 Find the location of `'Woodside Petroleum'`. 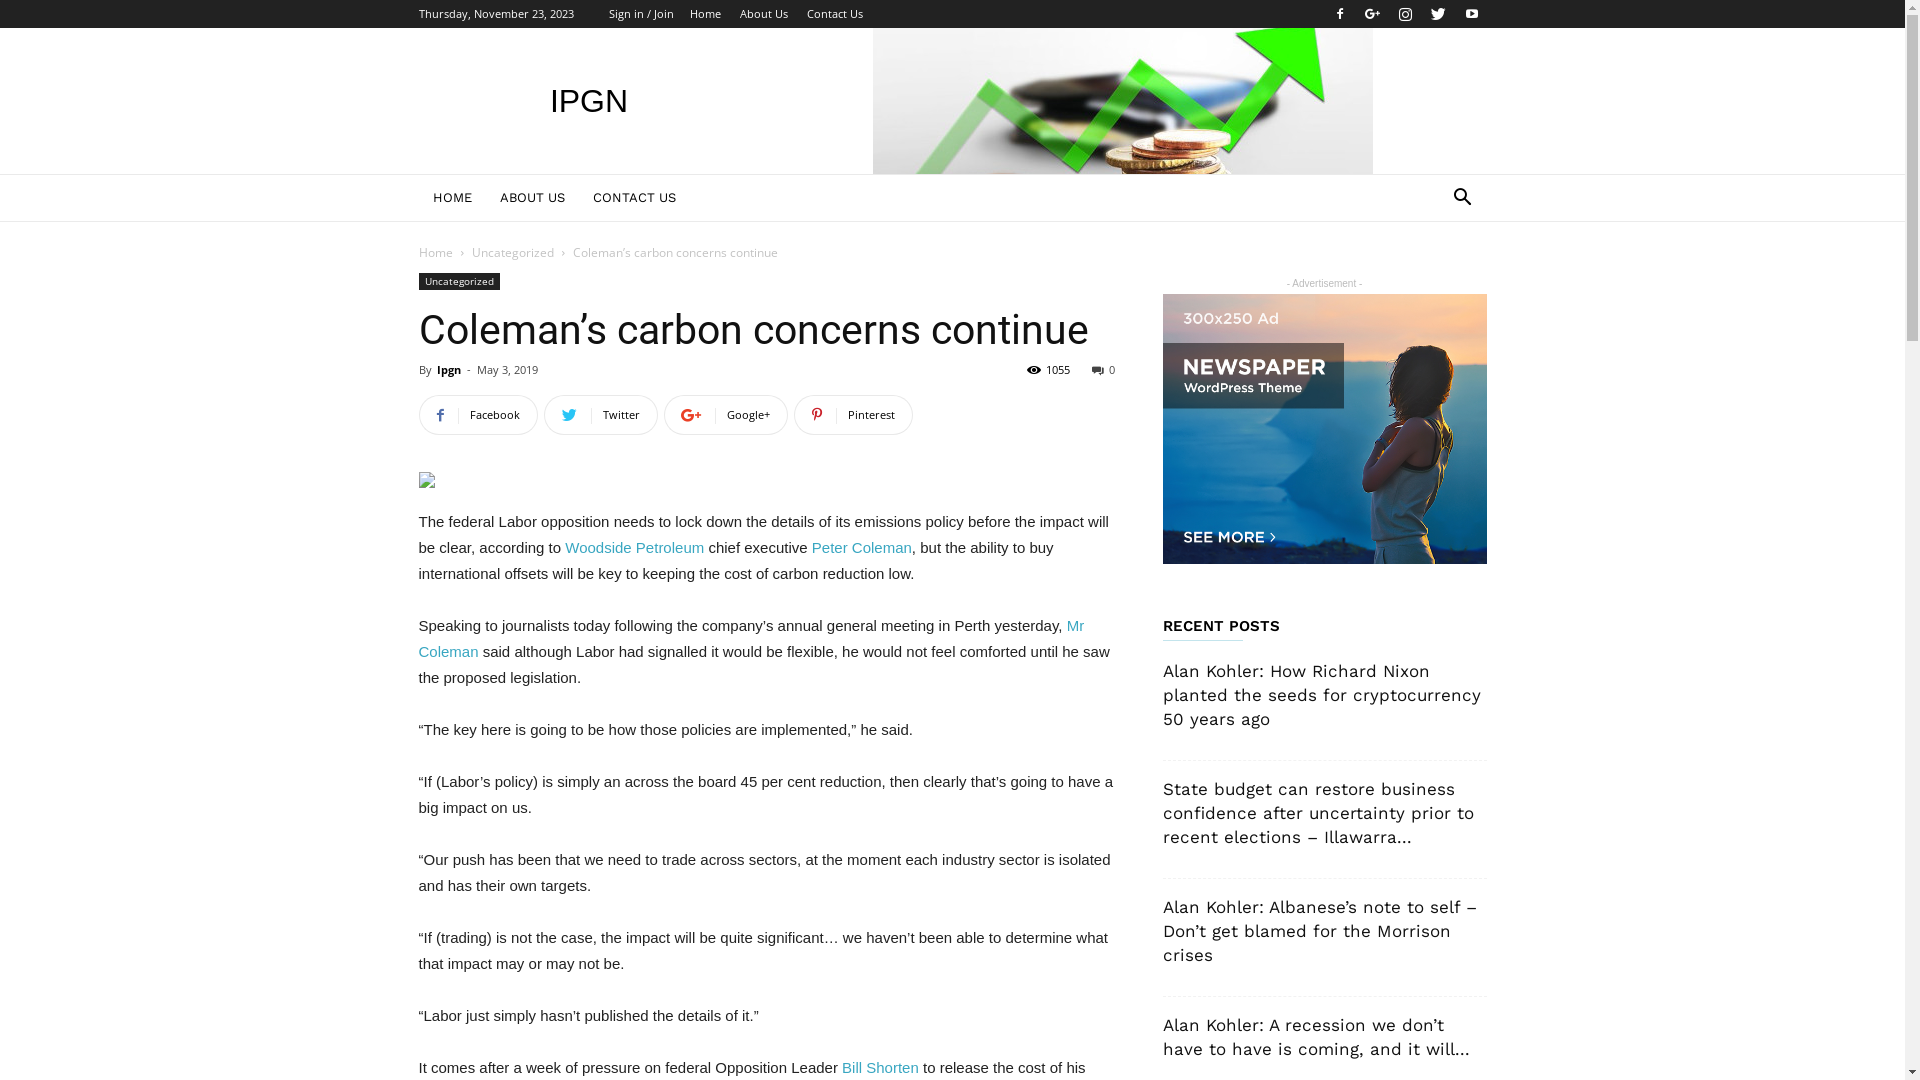

'Woodside Petroleum' is located at coordinates (633, 547).